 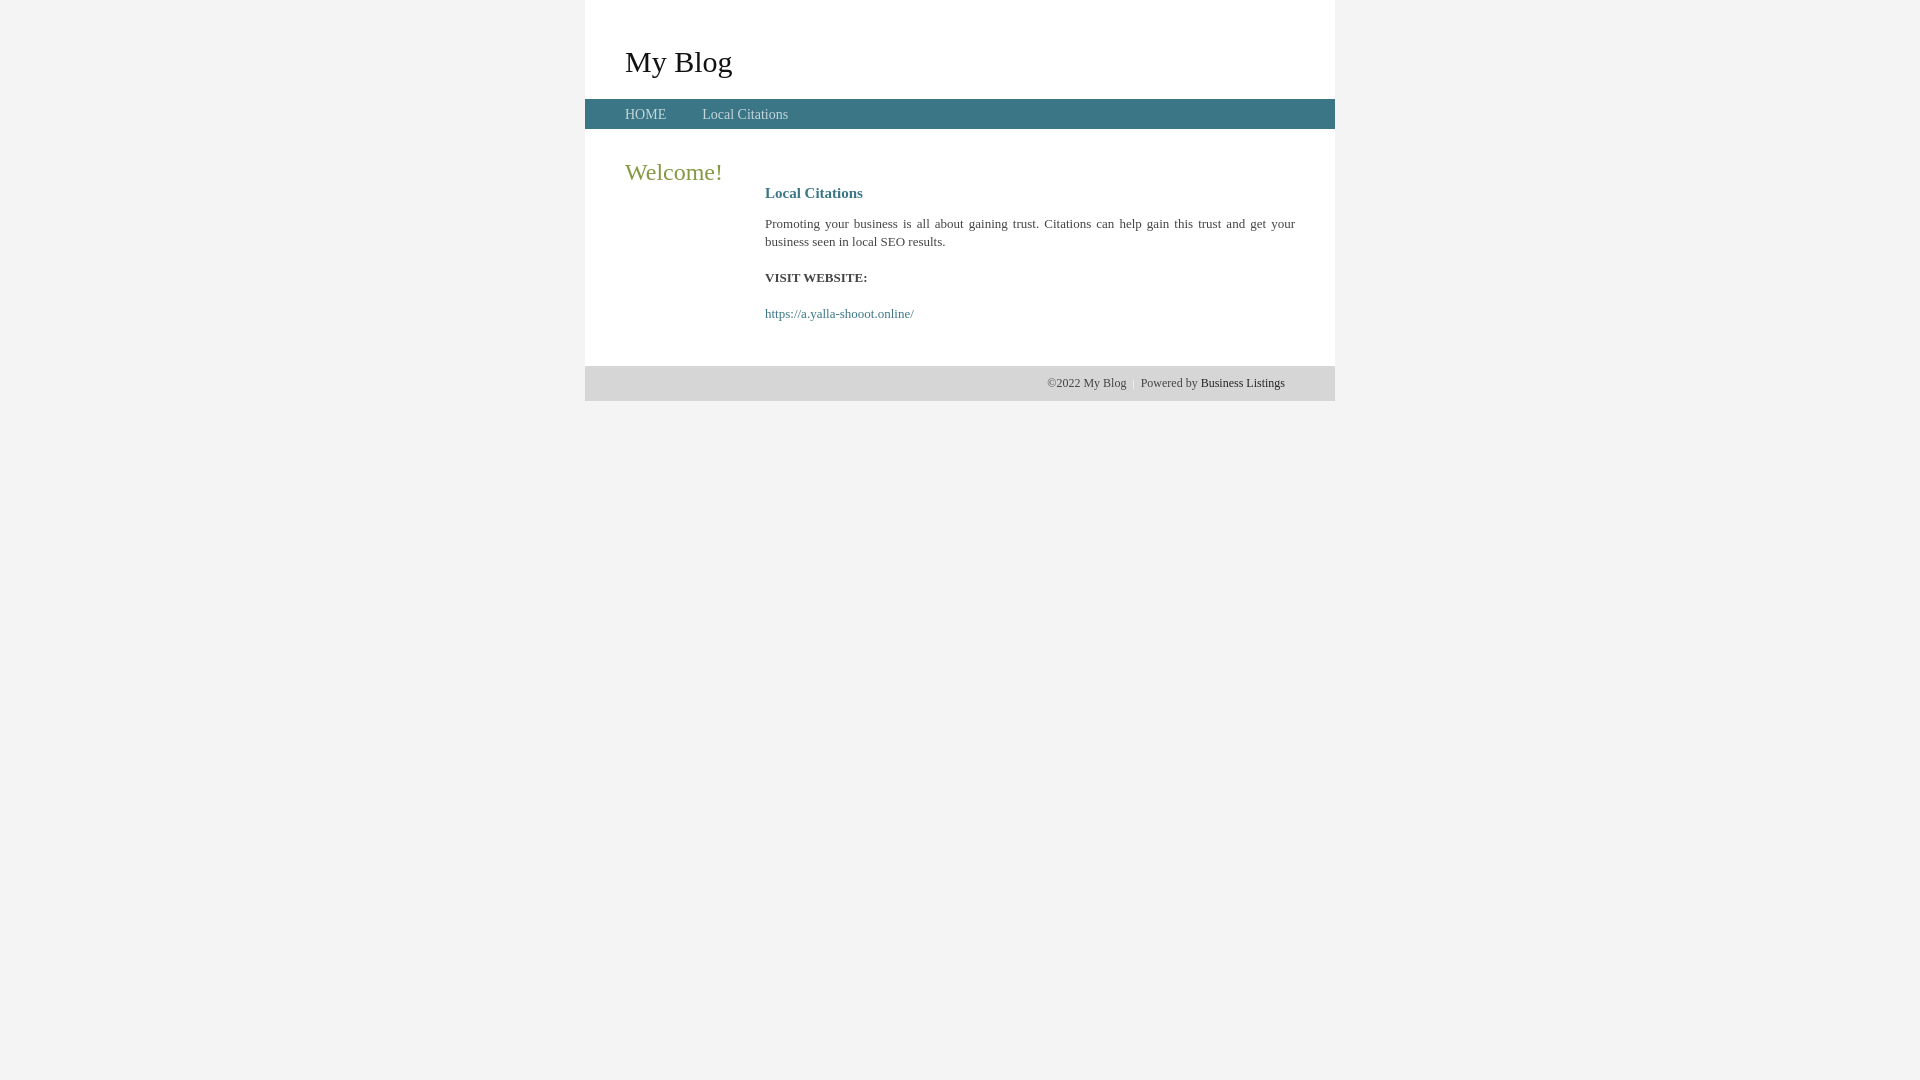 I want to click on 'HOME', so click(x=645, y=114).